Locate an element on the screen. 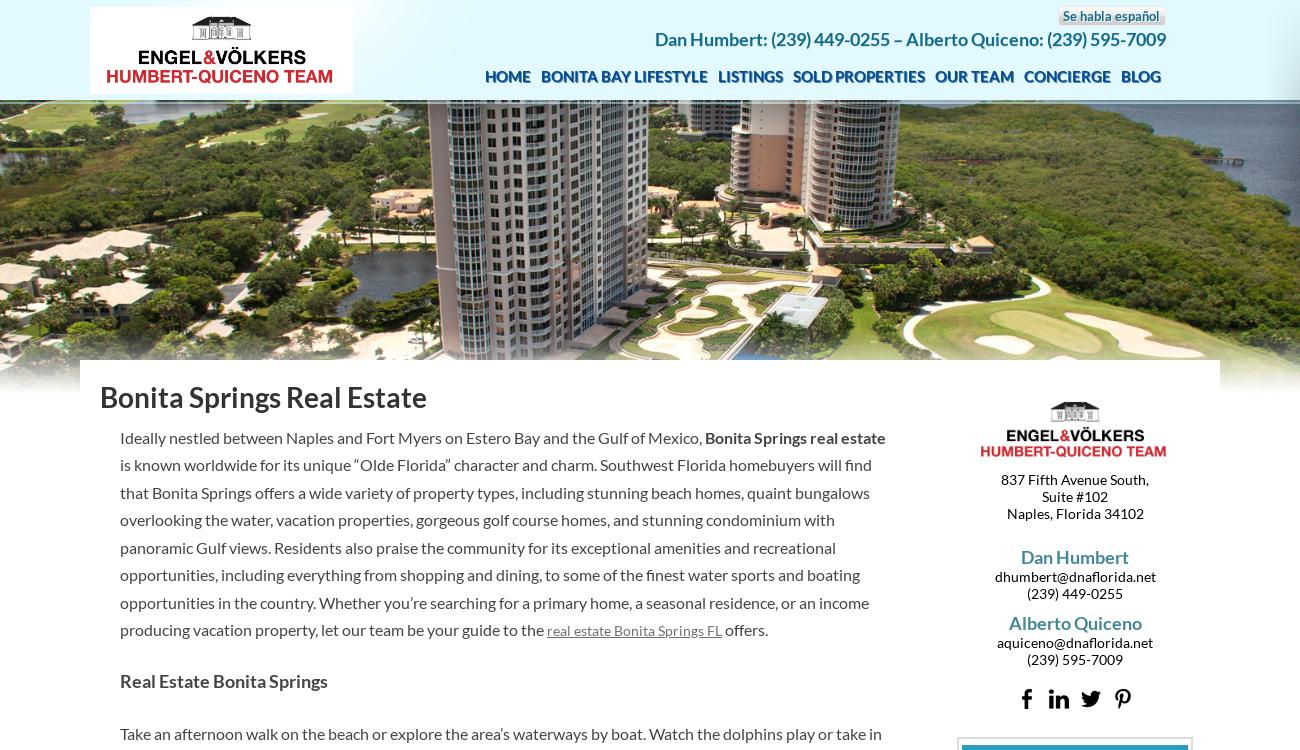 The image size is (1300, 750). 'Naples, Florida 34102' is located at coordinates (1074, 512).